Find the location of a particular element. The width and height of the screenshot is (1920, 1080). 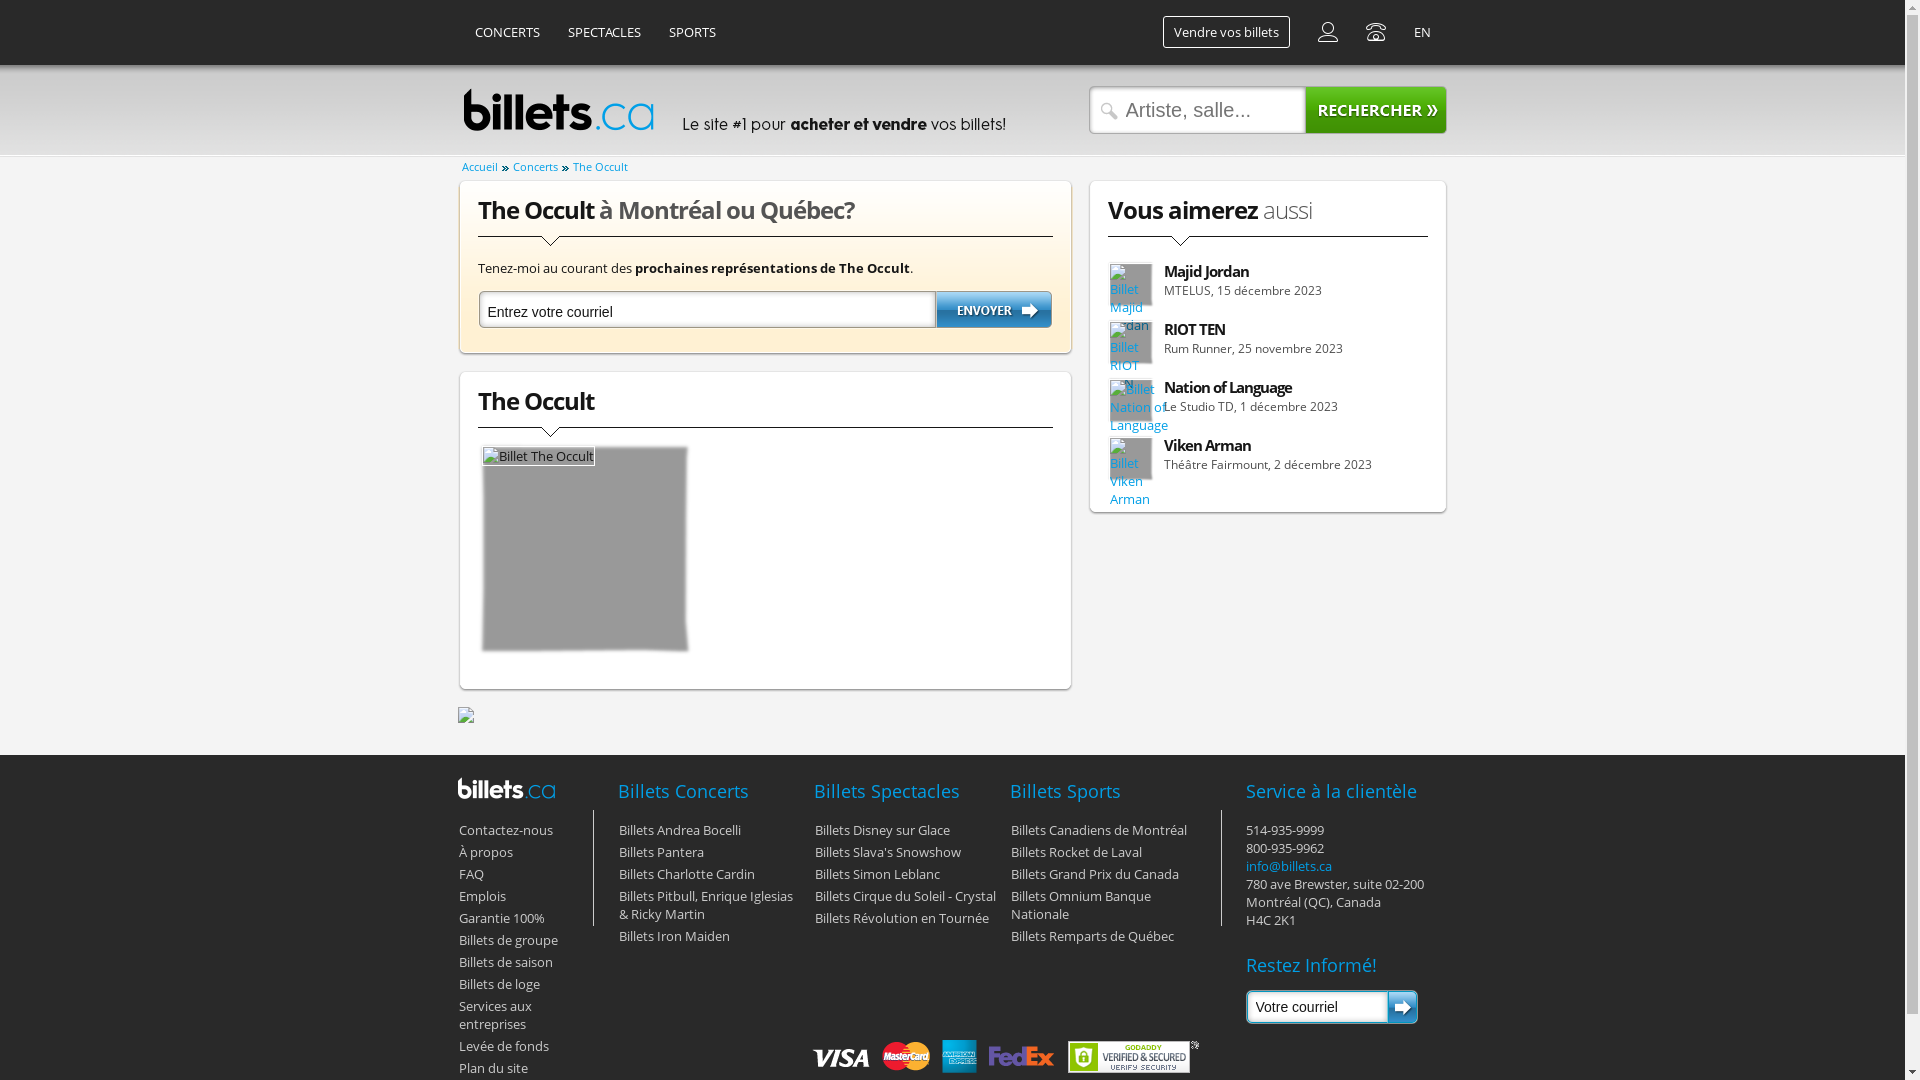

'Billets Omnium Banque Nationale' is located at coordinates (1079, 905).